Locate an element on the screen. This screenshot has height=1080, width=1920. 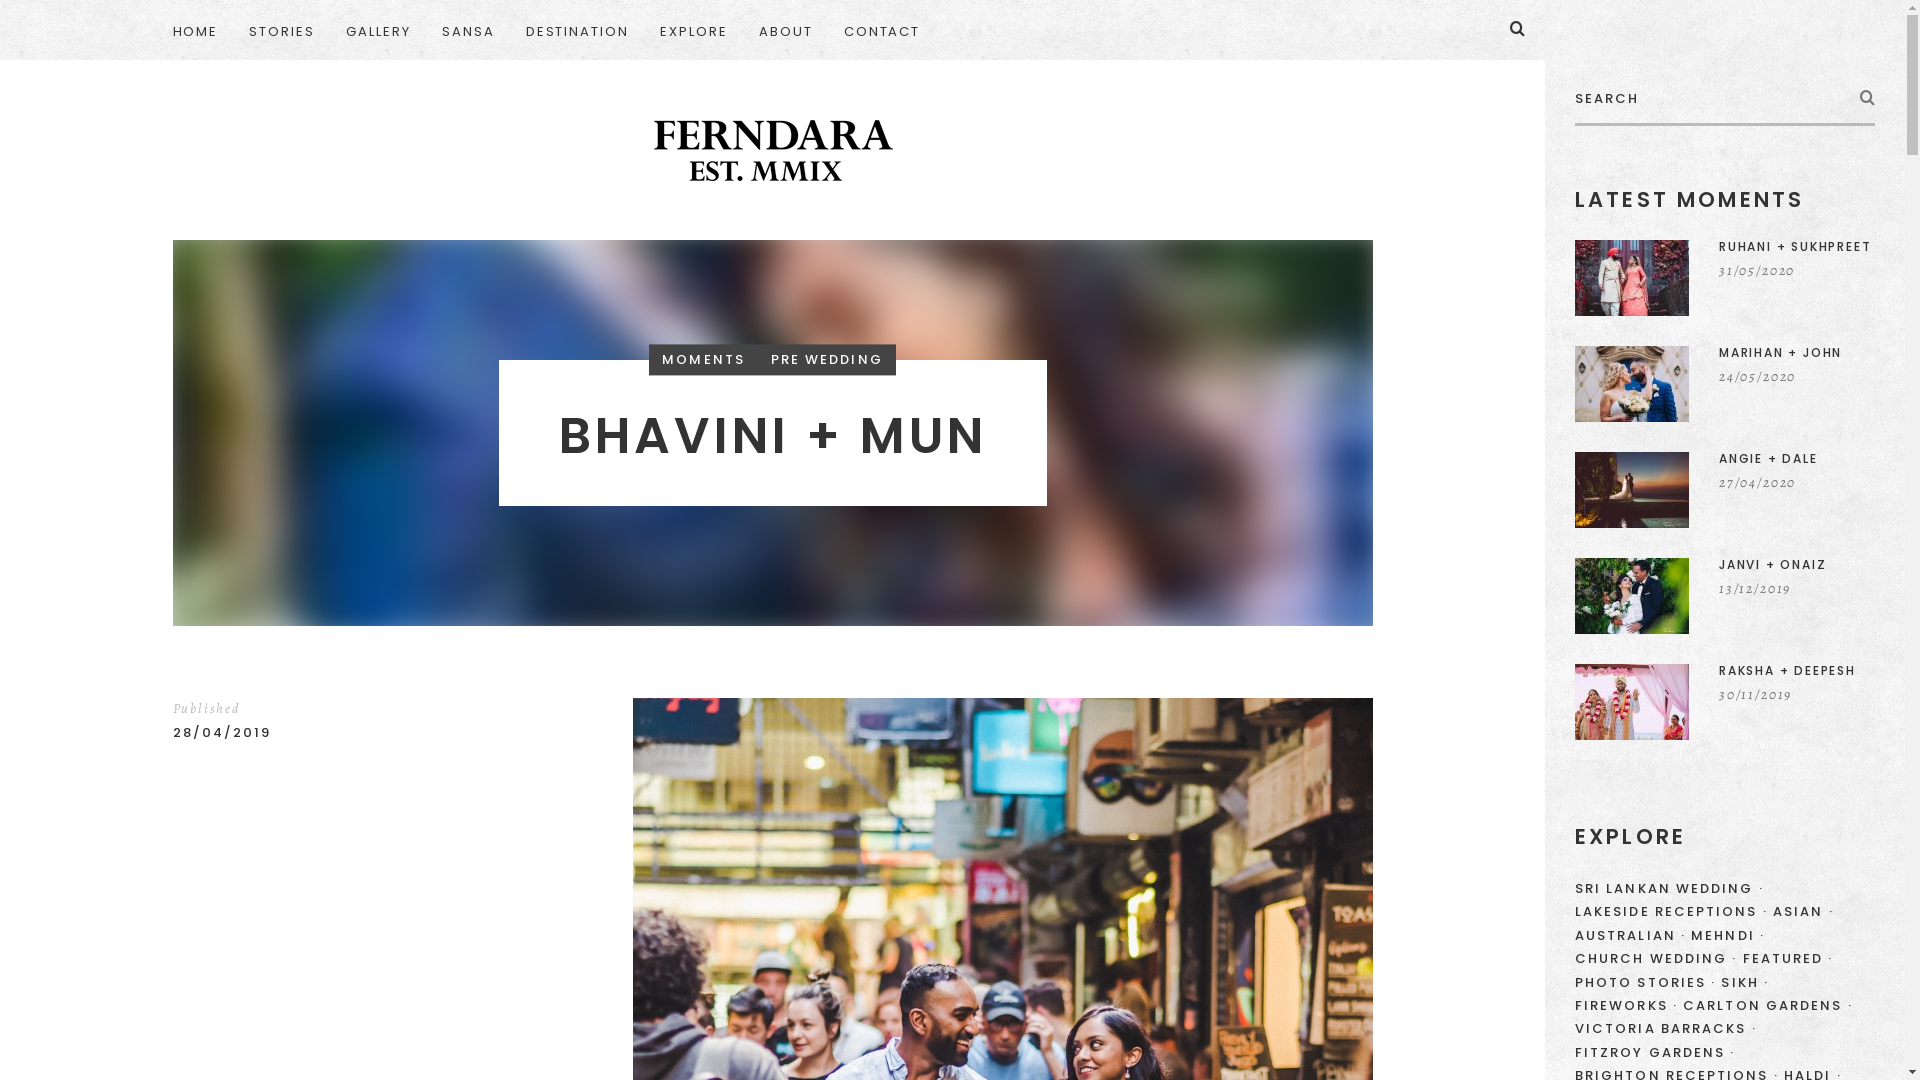
'AUSTRALIAN' is located at coordinates (1573, 935).